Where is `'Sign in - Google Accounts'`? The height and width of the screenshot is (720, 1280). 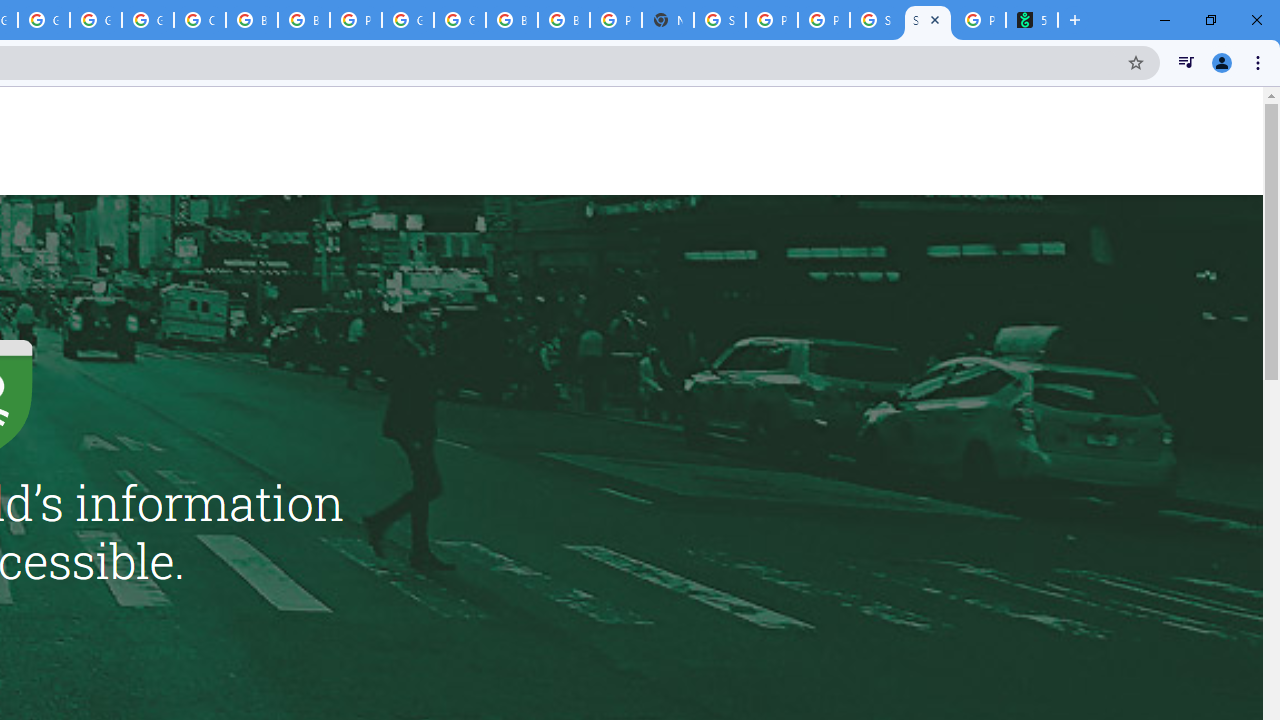 'Sign in - Google Accounts' is located at coordinates (720, 20).